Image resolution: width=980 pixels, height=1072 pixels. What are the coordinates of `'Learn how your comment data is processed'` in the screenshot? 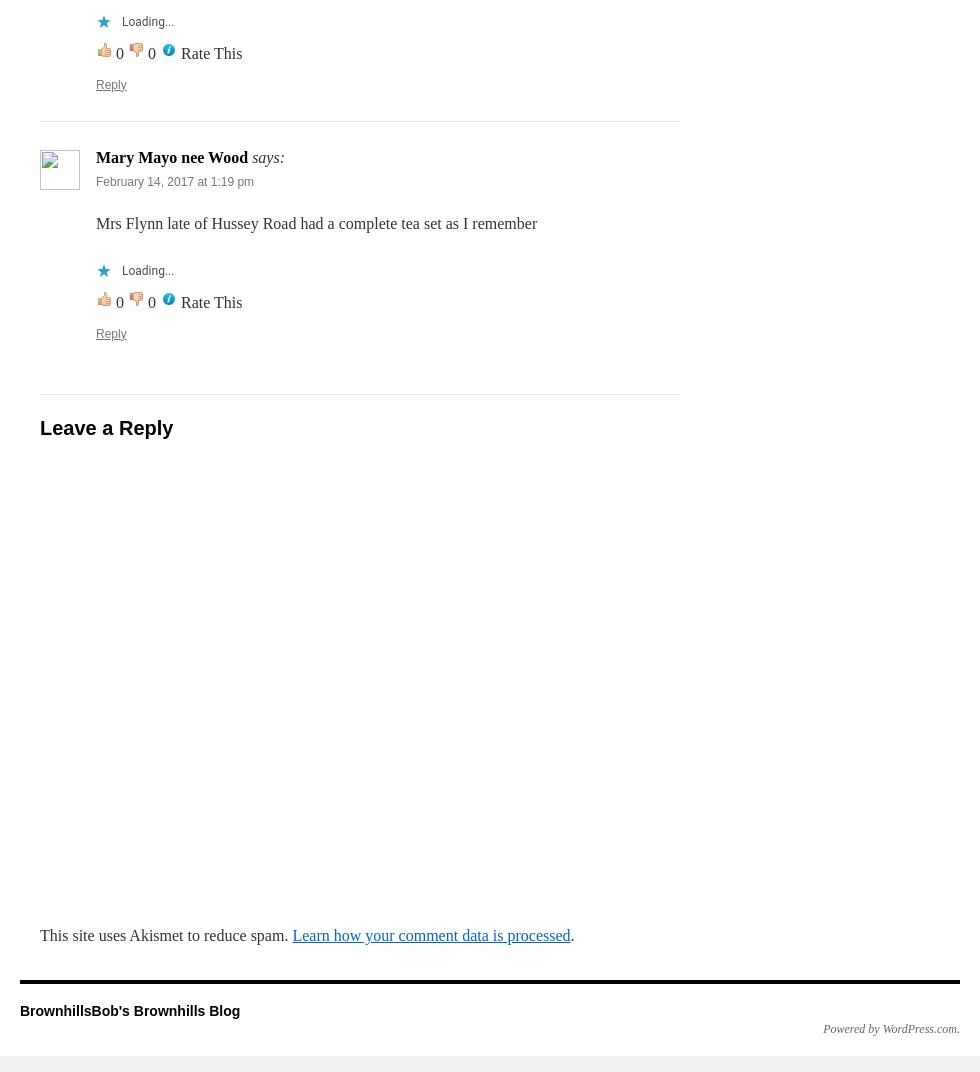 It's located at (431, 934).